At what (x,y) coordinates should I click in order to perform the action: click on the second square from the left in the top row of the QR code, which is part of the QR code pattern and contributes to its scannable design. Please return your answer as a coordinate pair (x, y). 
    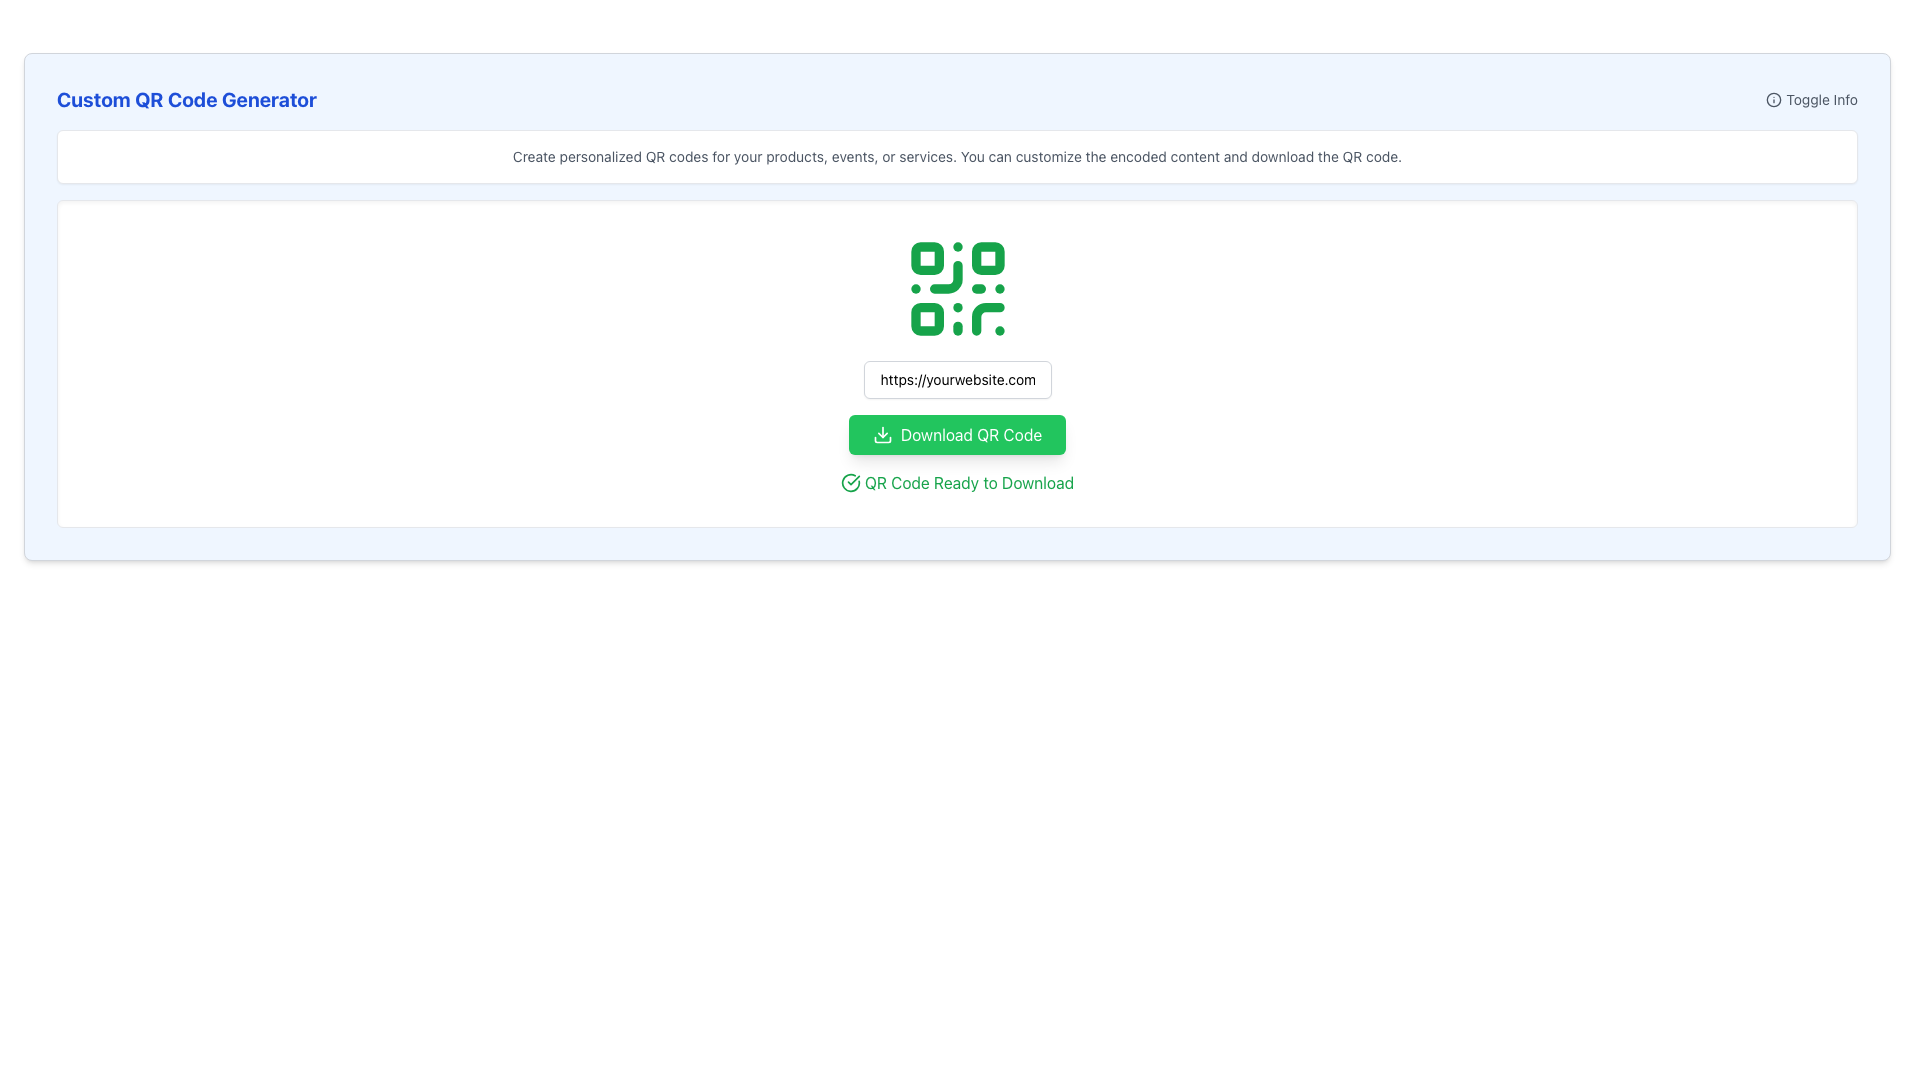
    Looking at the image, I should click on (987, 257).